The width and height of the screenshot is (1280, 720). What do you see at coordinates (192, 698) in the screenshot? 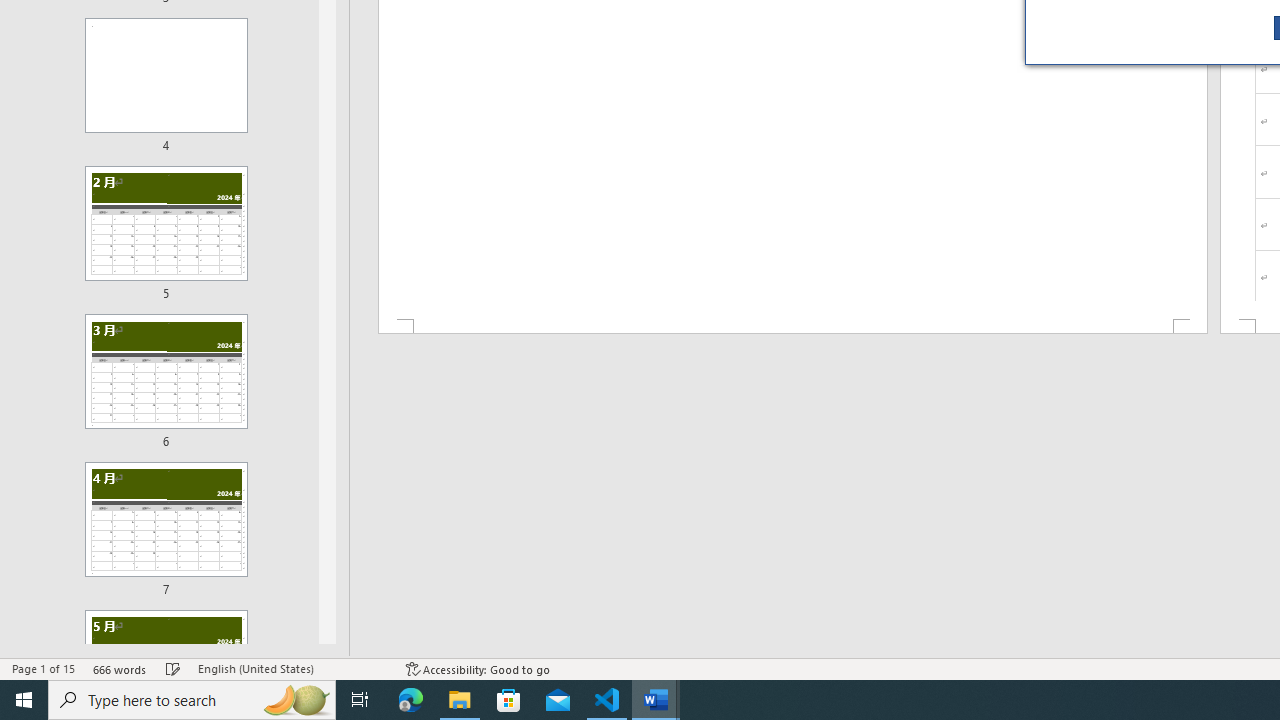
I see `'Type here to search'` at bounding box center [192, 698].